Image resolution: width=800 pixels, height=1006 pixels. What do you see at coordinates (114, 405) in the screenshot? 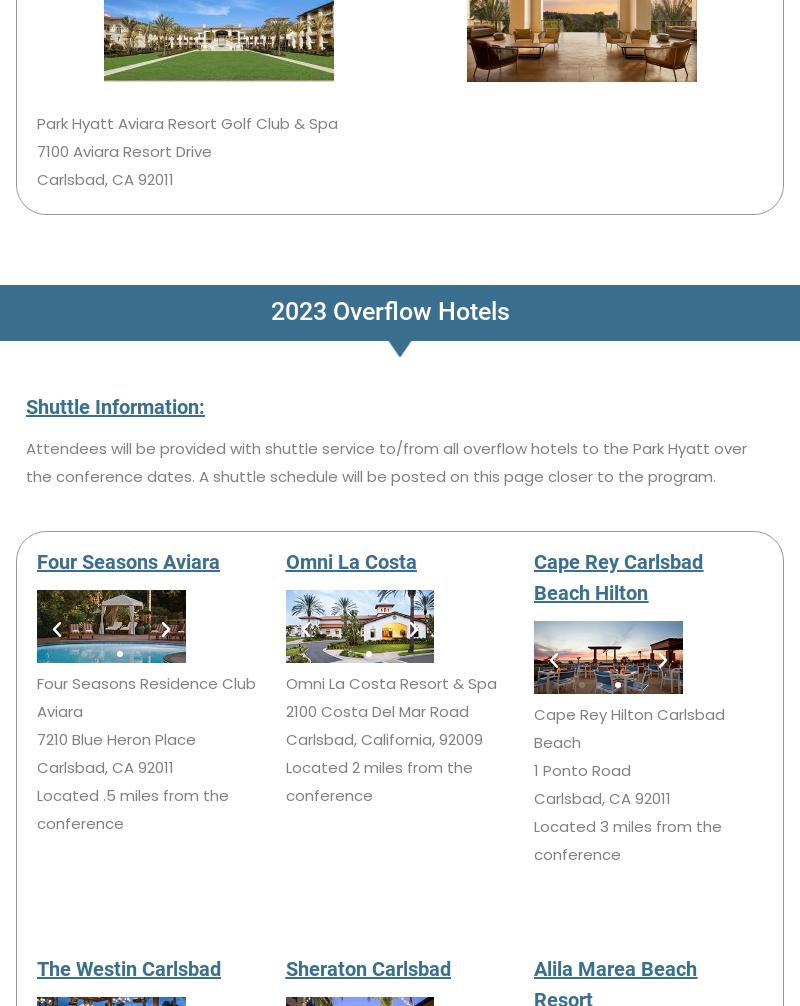
I see `'Shuttle Information:'` at bounding box center [114, 405].